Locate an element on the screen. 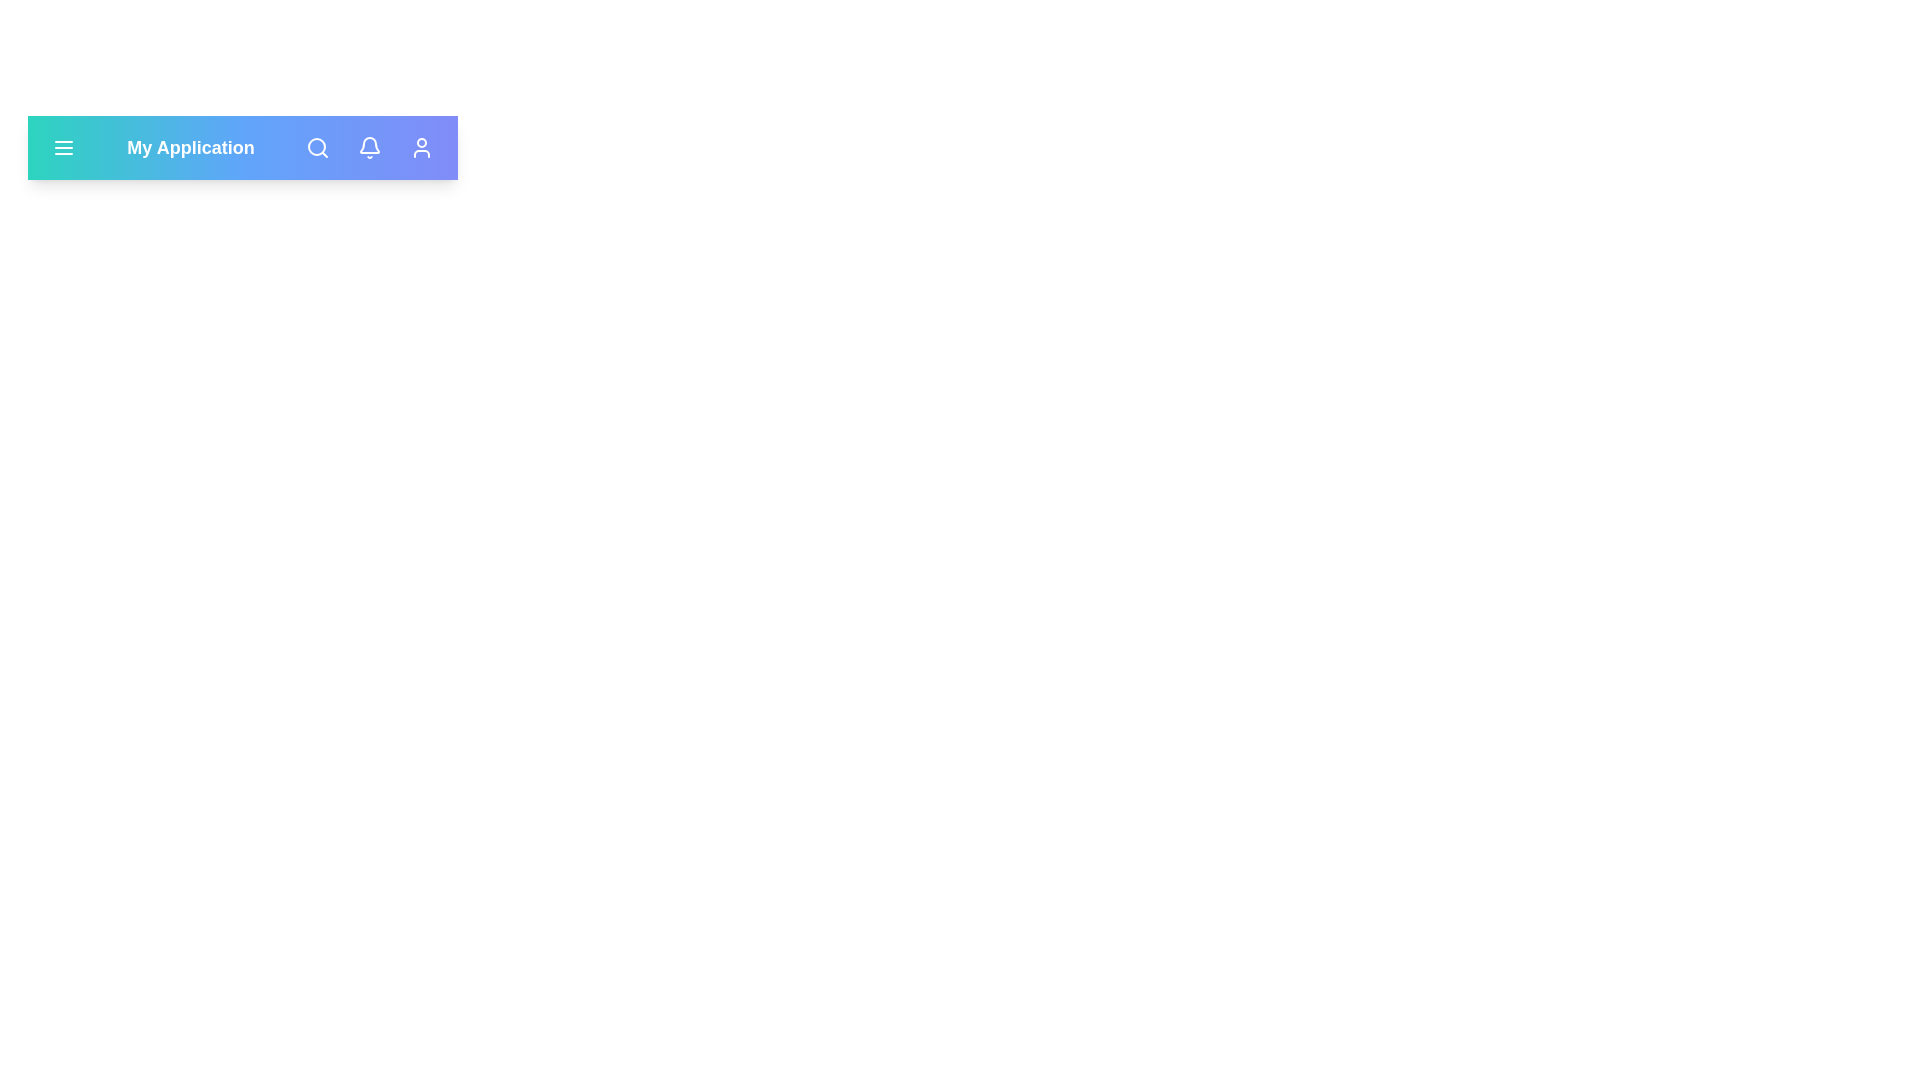 This screenshot has height=1080, width=1920. the search button to toggle the search input field is located at coordinates (316, 146).